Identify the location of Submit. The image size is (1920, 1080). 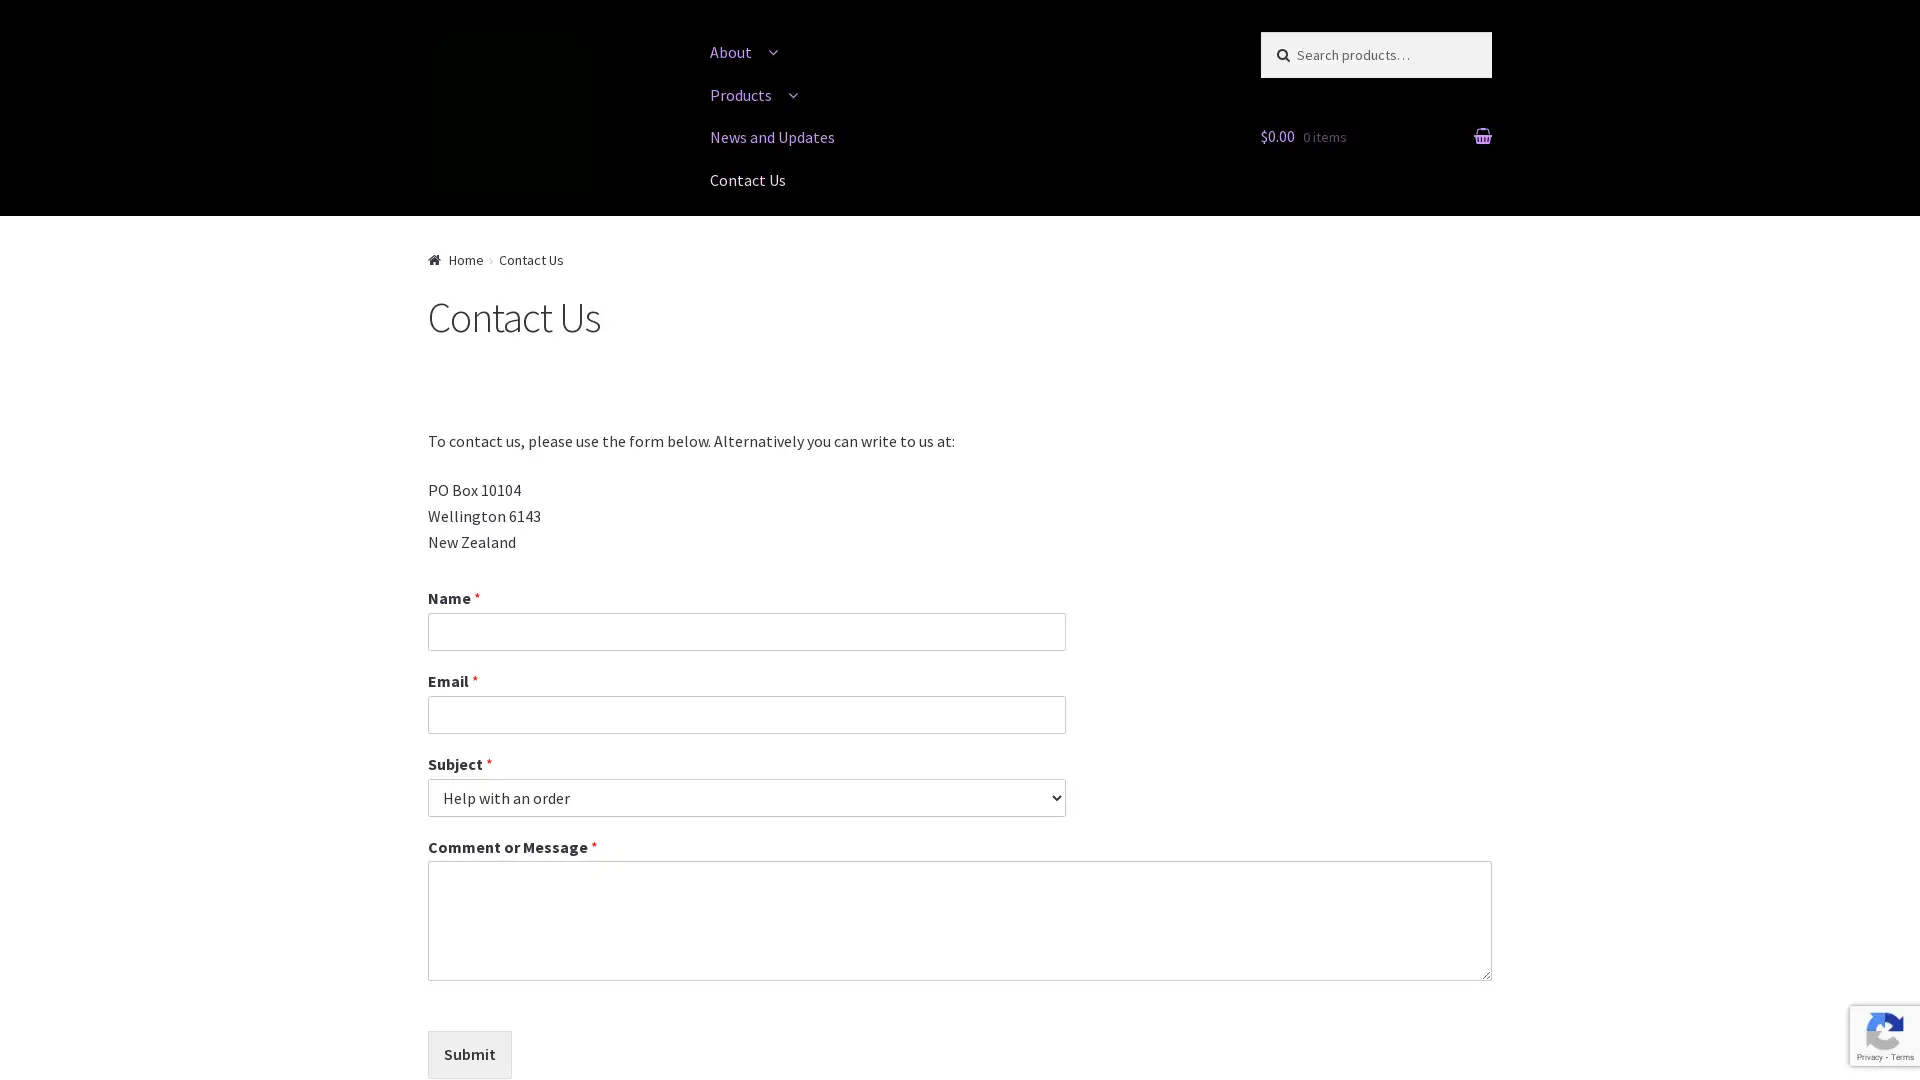
(469, 1054).